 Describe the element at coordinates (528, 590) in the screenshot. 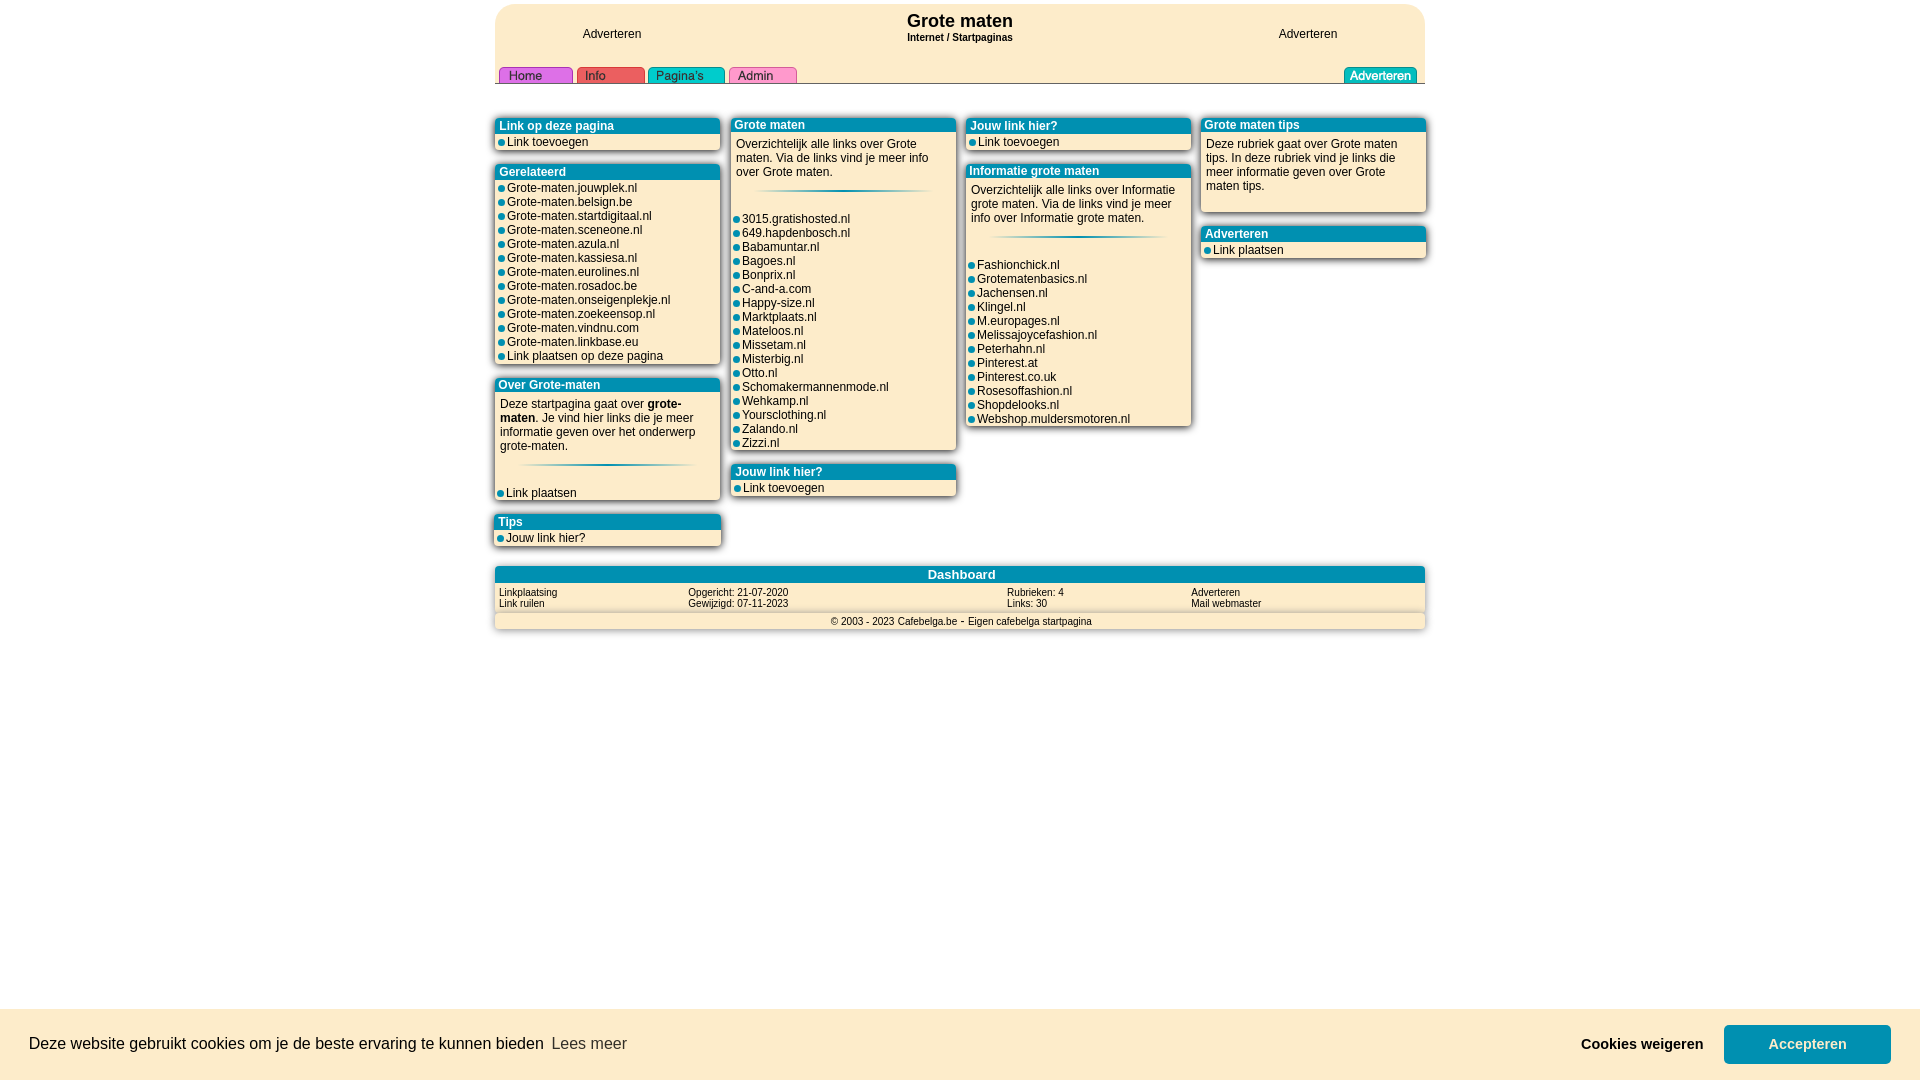

I see `'Linkplaatsing'` at that location.